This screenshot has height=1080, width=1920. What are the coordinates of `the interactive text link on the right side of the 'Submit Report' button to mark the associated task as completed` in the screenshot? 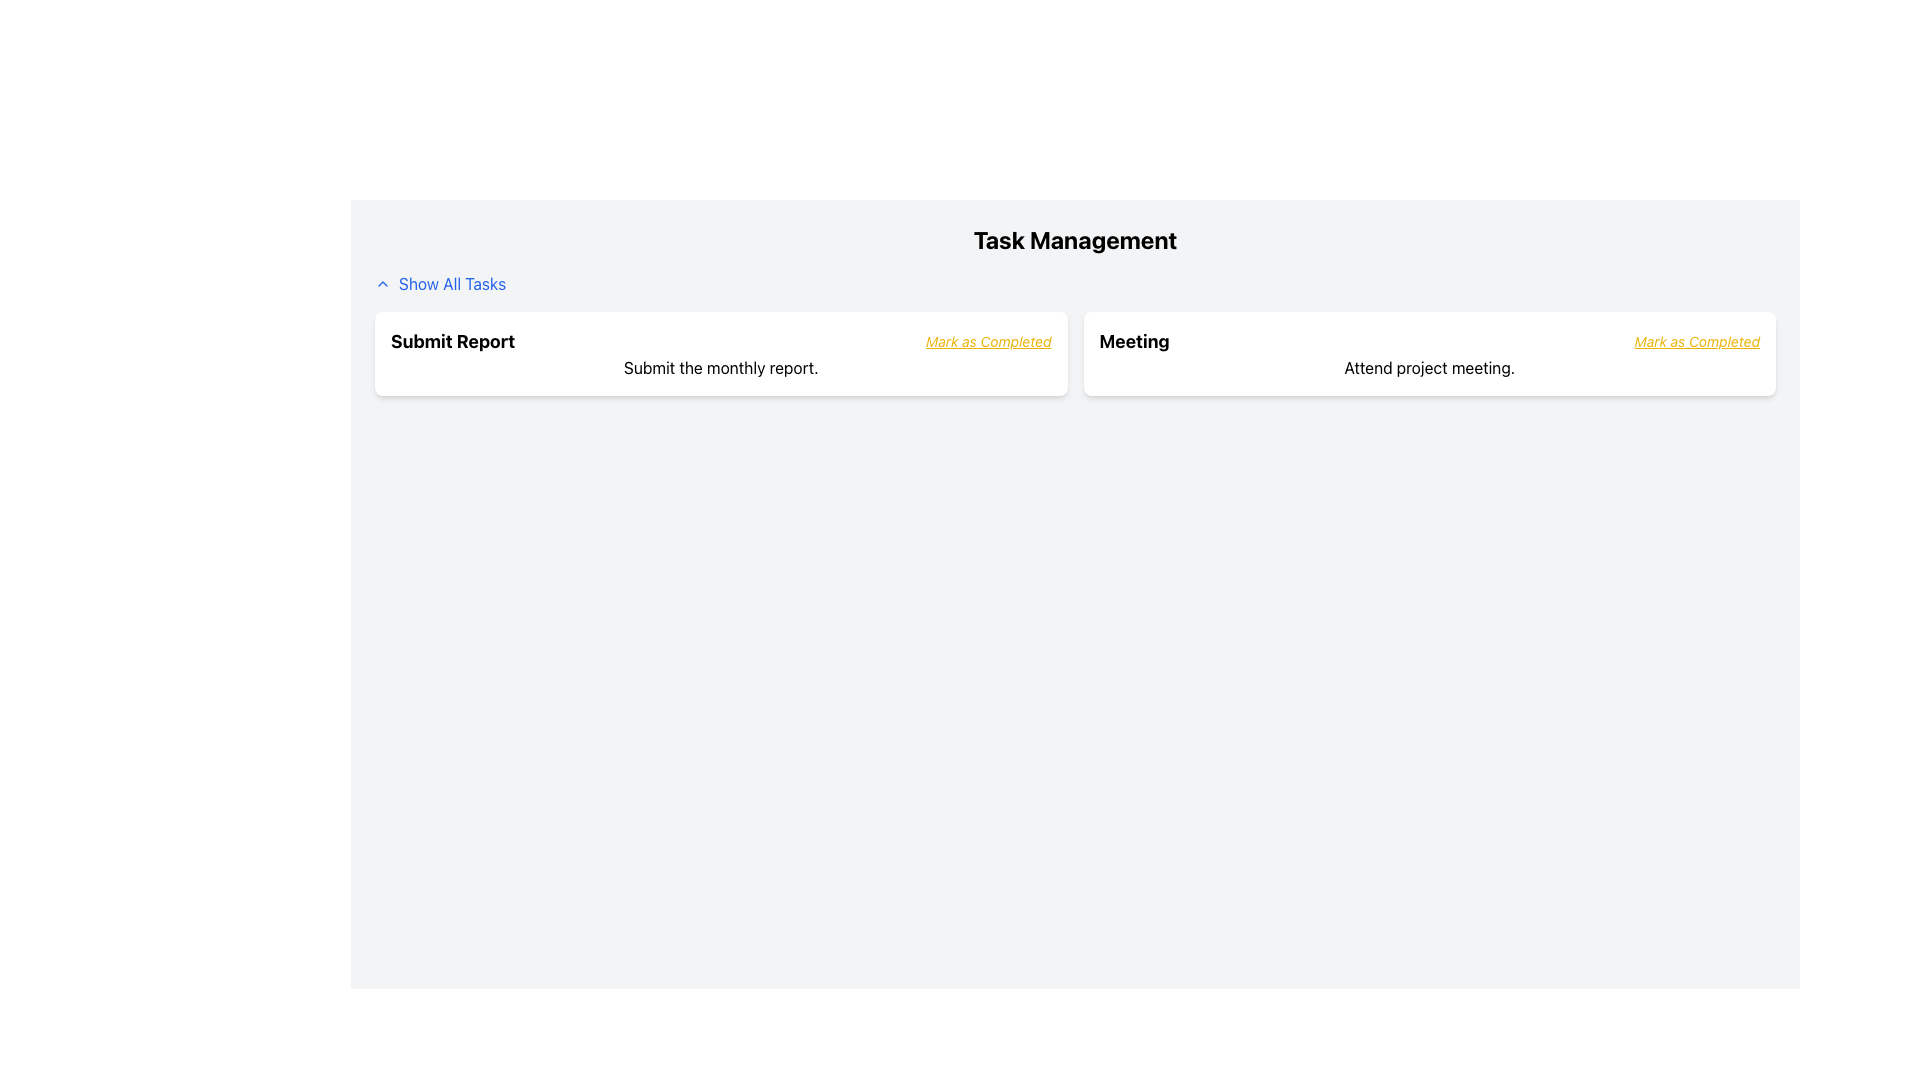 It's located at (988, 341).